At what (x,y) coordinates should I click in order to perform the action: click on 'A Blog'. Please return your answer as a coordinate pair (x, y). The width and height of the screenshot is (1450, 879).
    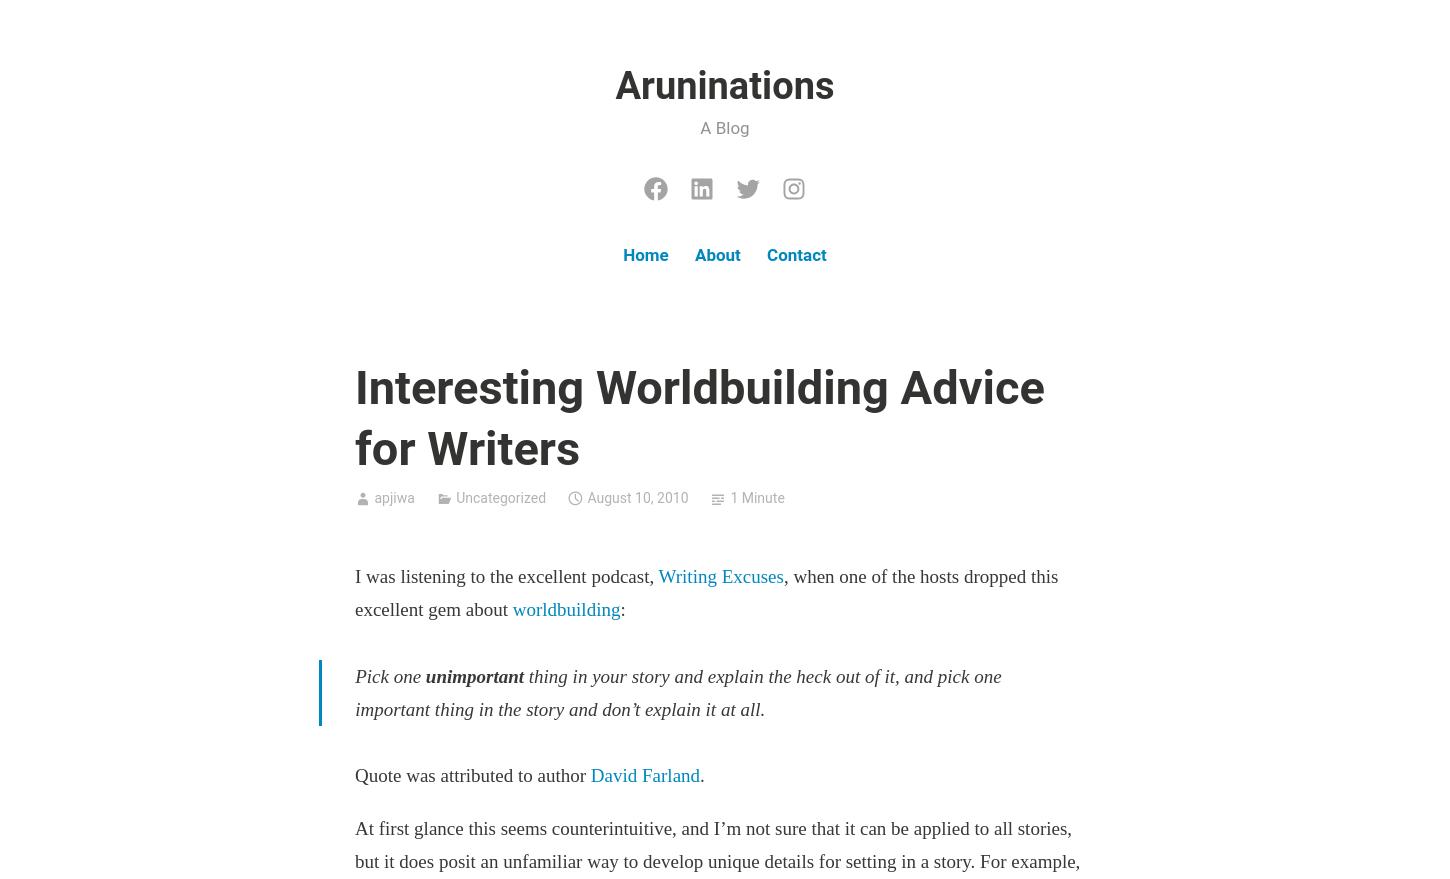
    Looking at the image, I should click on (723, 127).